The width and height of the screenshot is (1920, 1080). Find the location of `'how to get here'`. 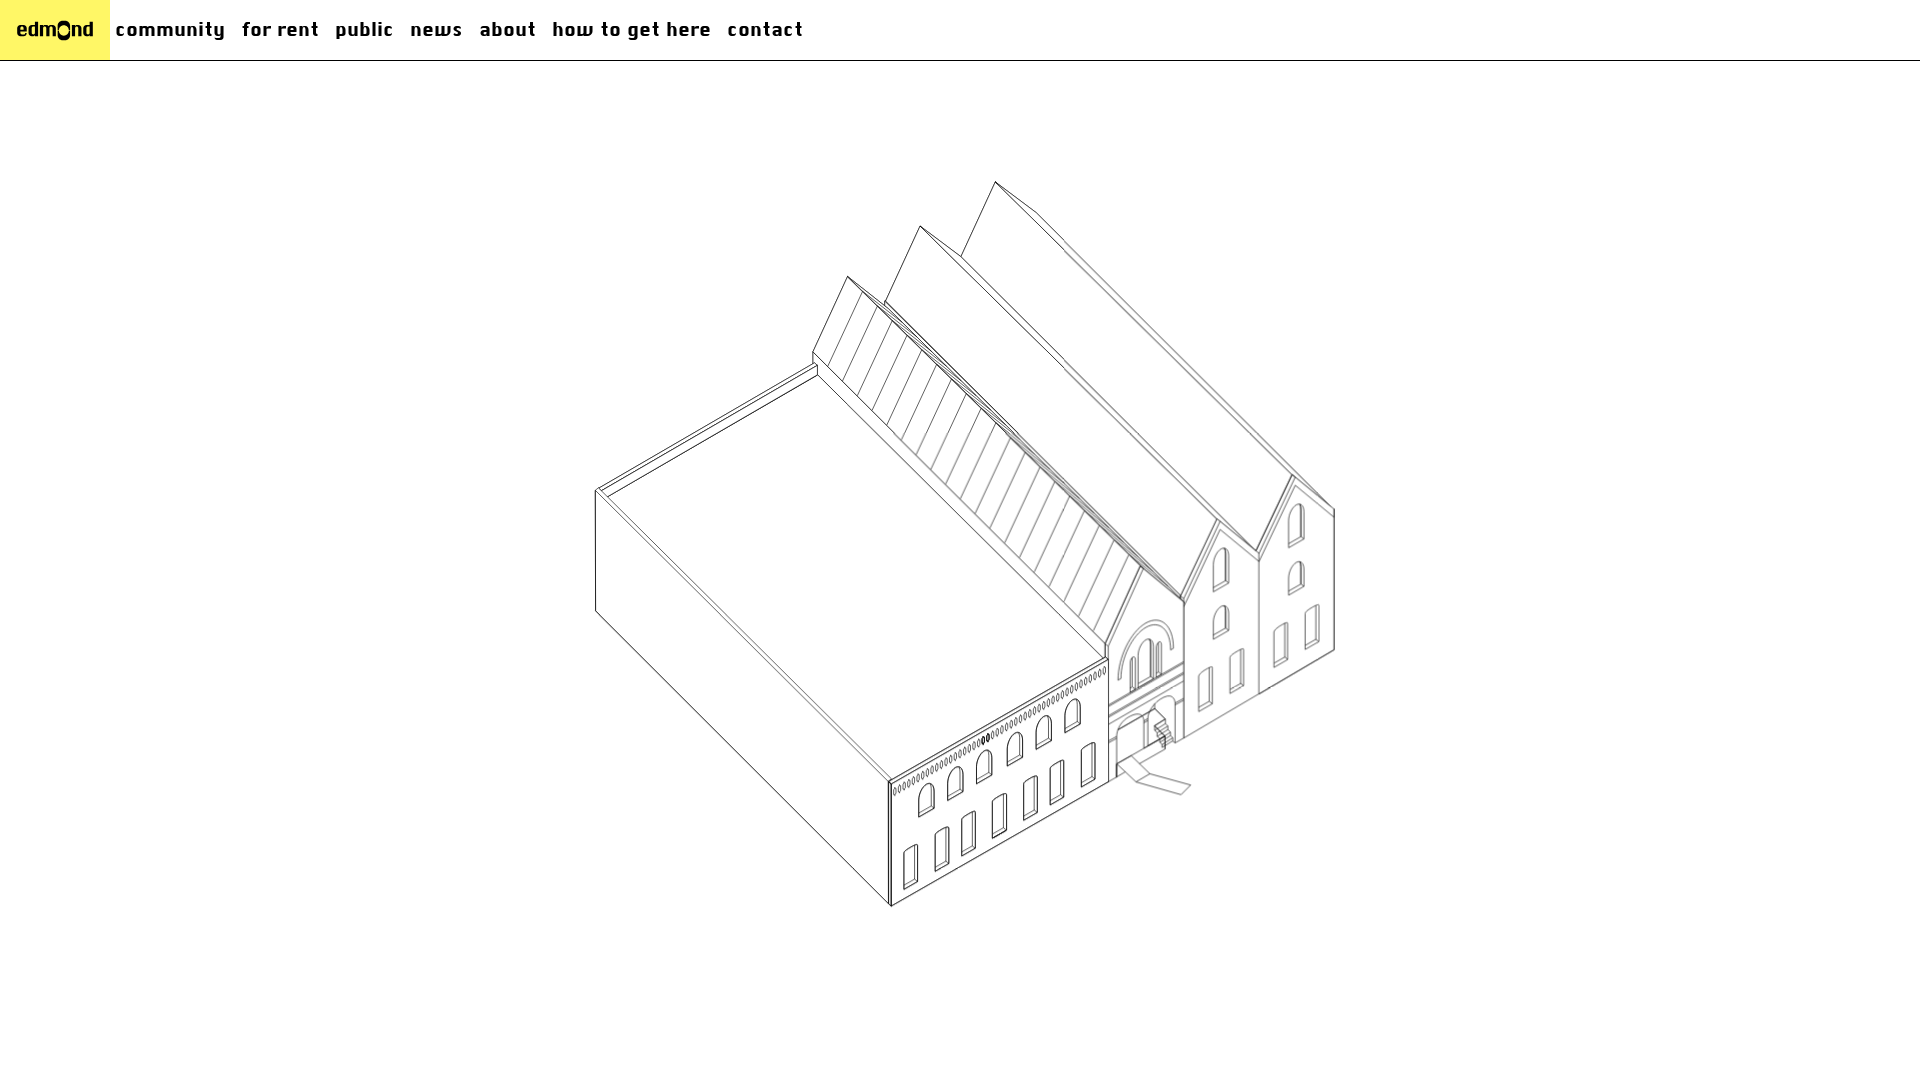

'how to get here' is located at coordinates (630, 30).